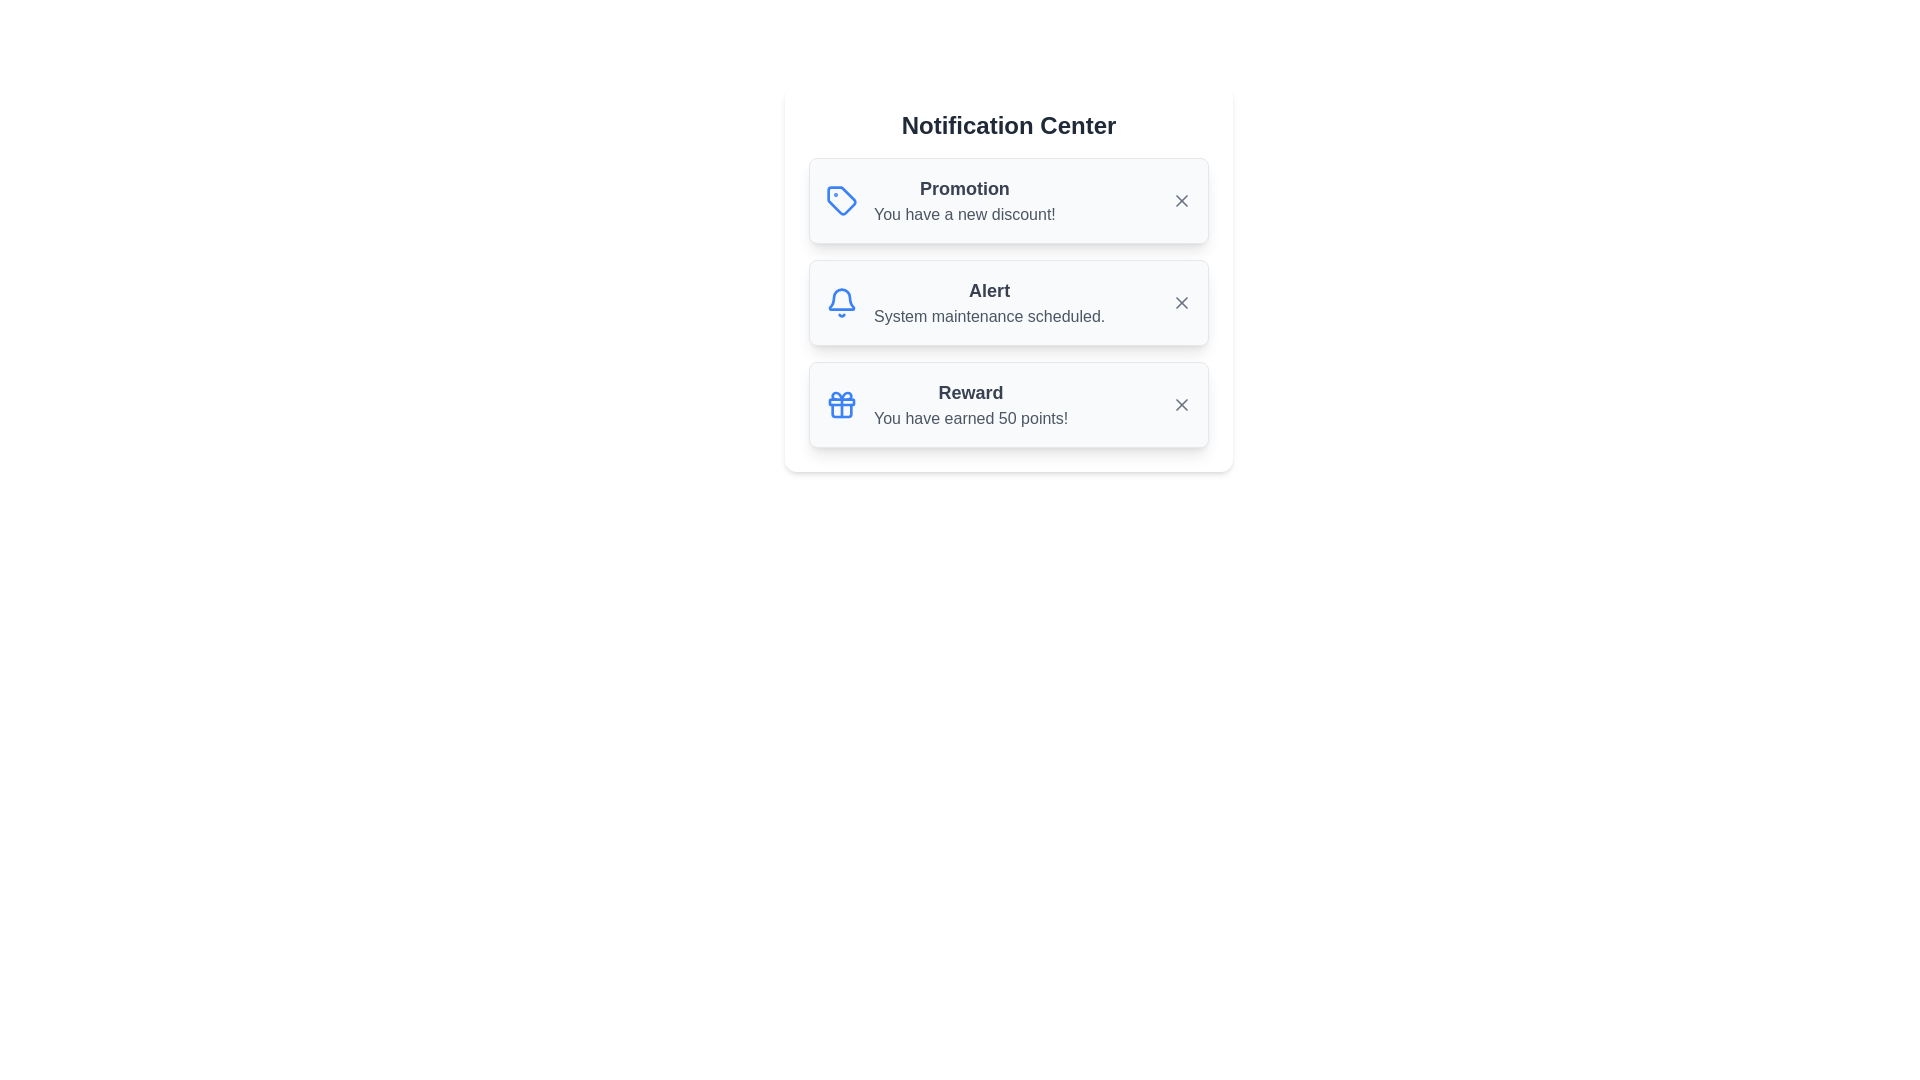  Describe the element at coordinates (989, 290) in the screenshot. I see `the prominent text label displaying 'Alert' in bold and dark gray font located in the Notification Center interface` at that location.